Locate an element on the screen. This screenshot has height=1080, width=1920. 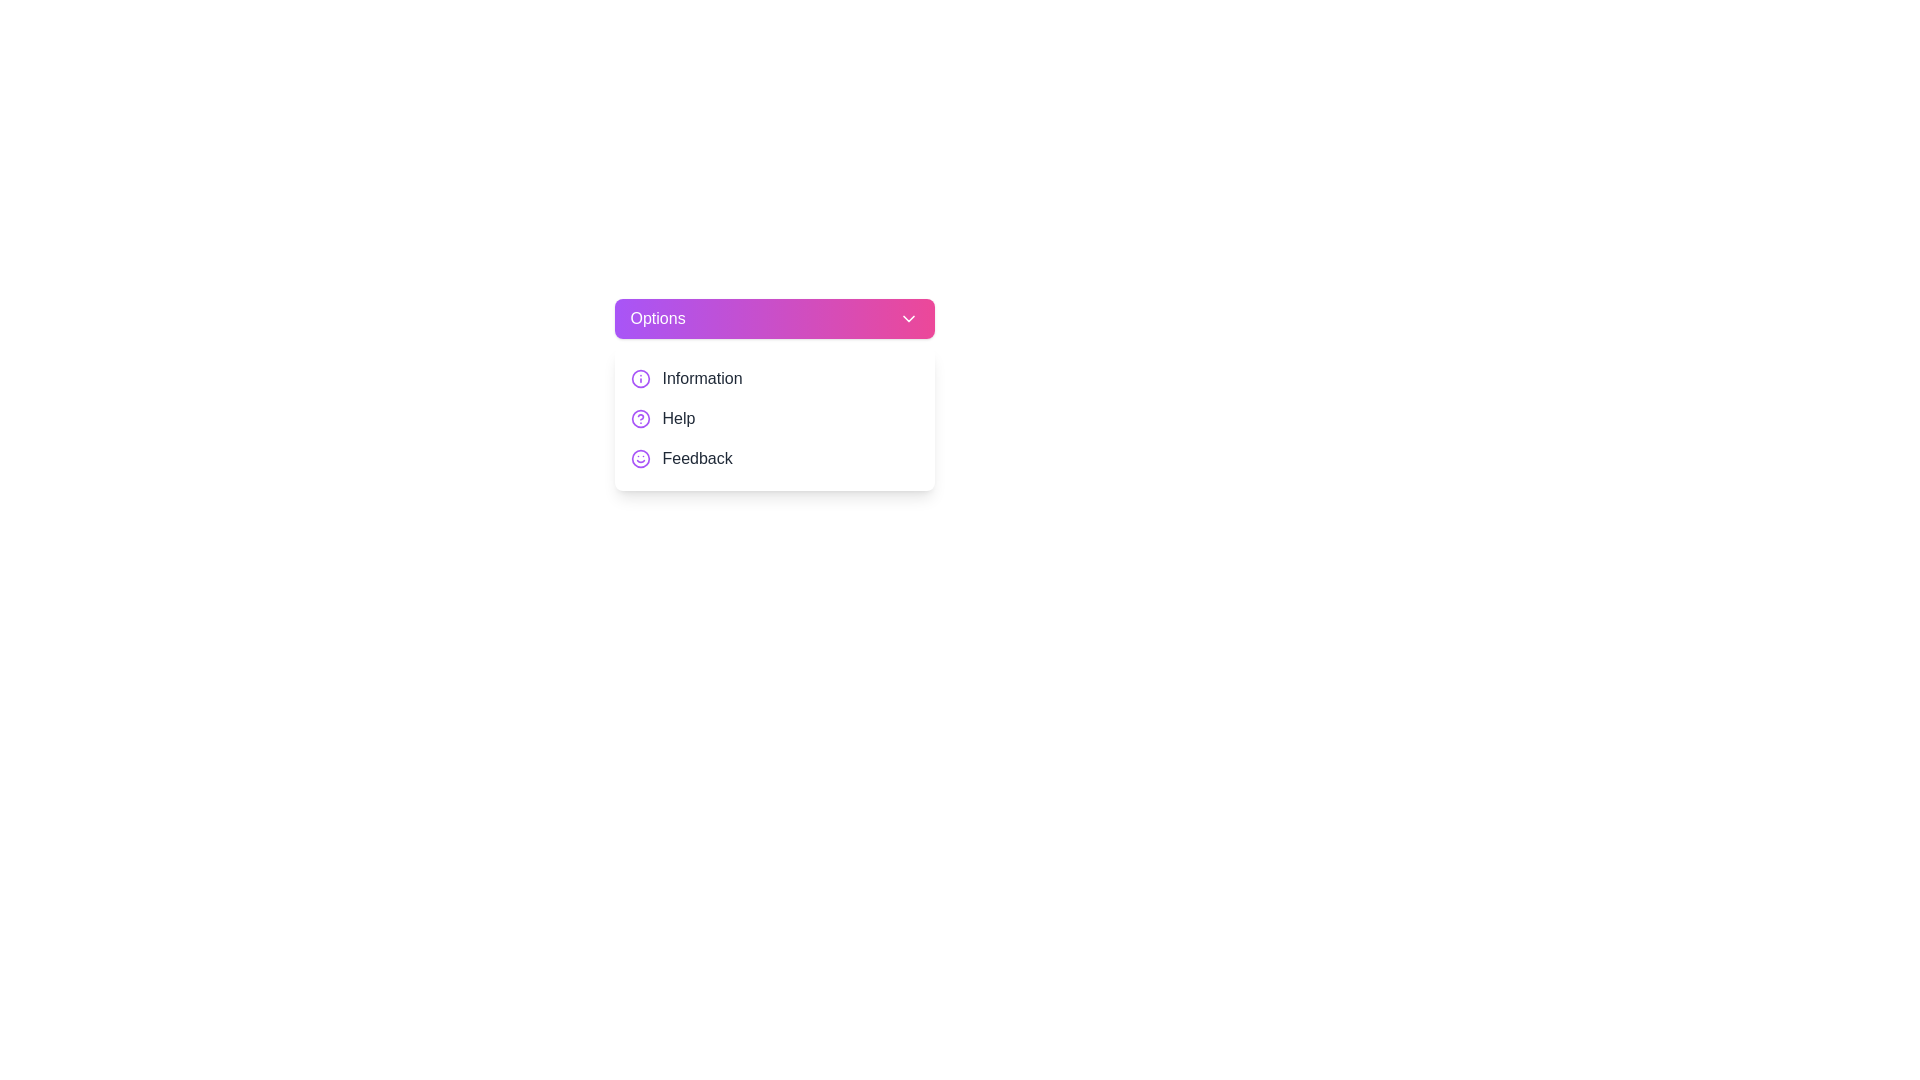
the 'Information' icon, which is the first item in the vertical list under the 'Options' dropdown menu is located at coordinates (640, 378).